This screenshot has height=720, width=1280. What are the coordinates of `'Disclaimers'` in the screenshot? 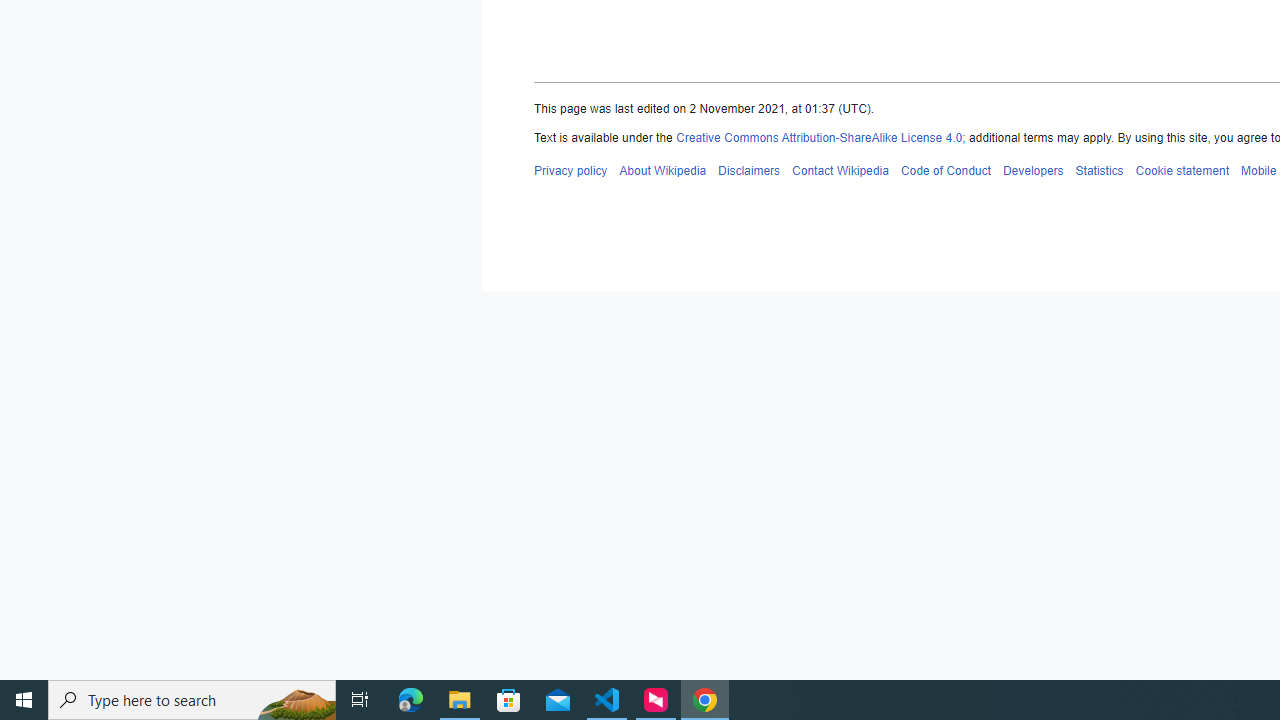 It's located at (748, 169).